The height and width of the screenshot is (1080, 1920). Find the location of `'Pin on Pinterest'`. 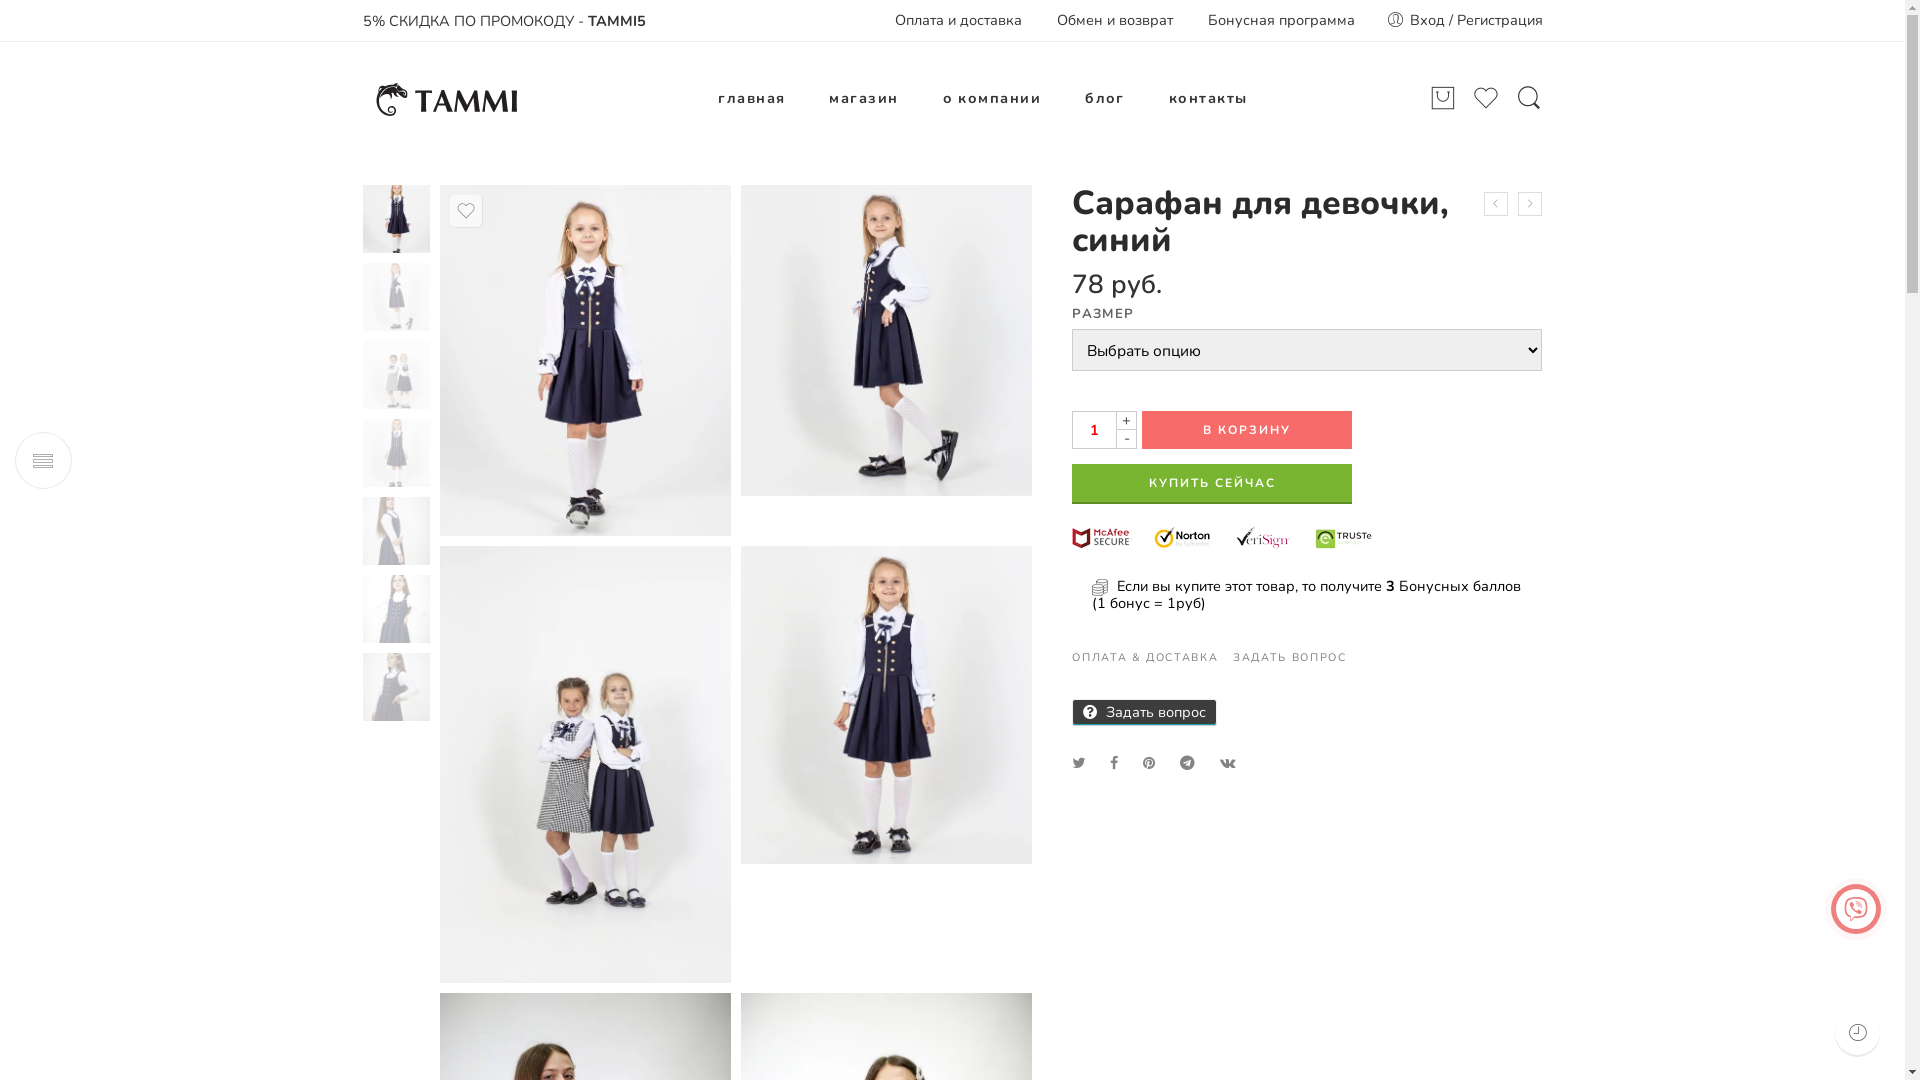

'Pin on Pinterest' is located at coordinates (1148, 763).